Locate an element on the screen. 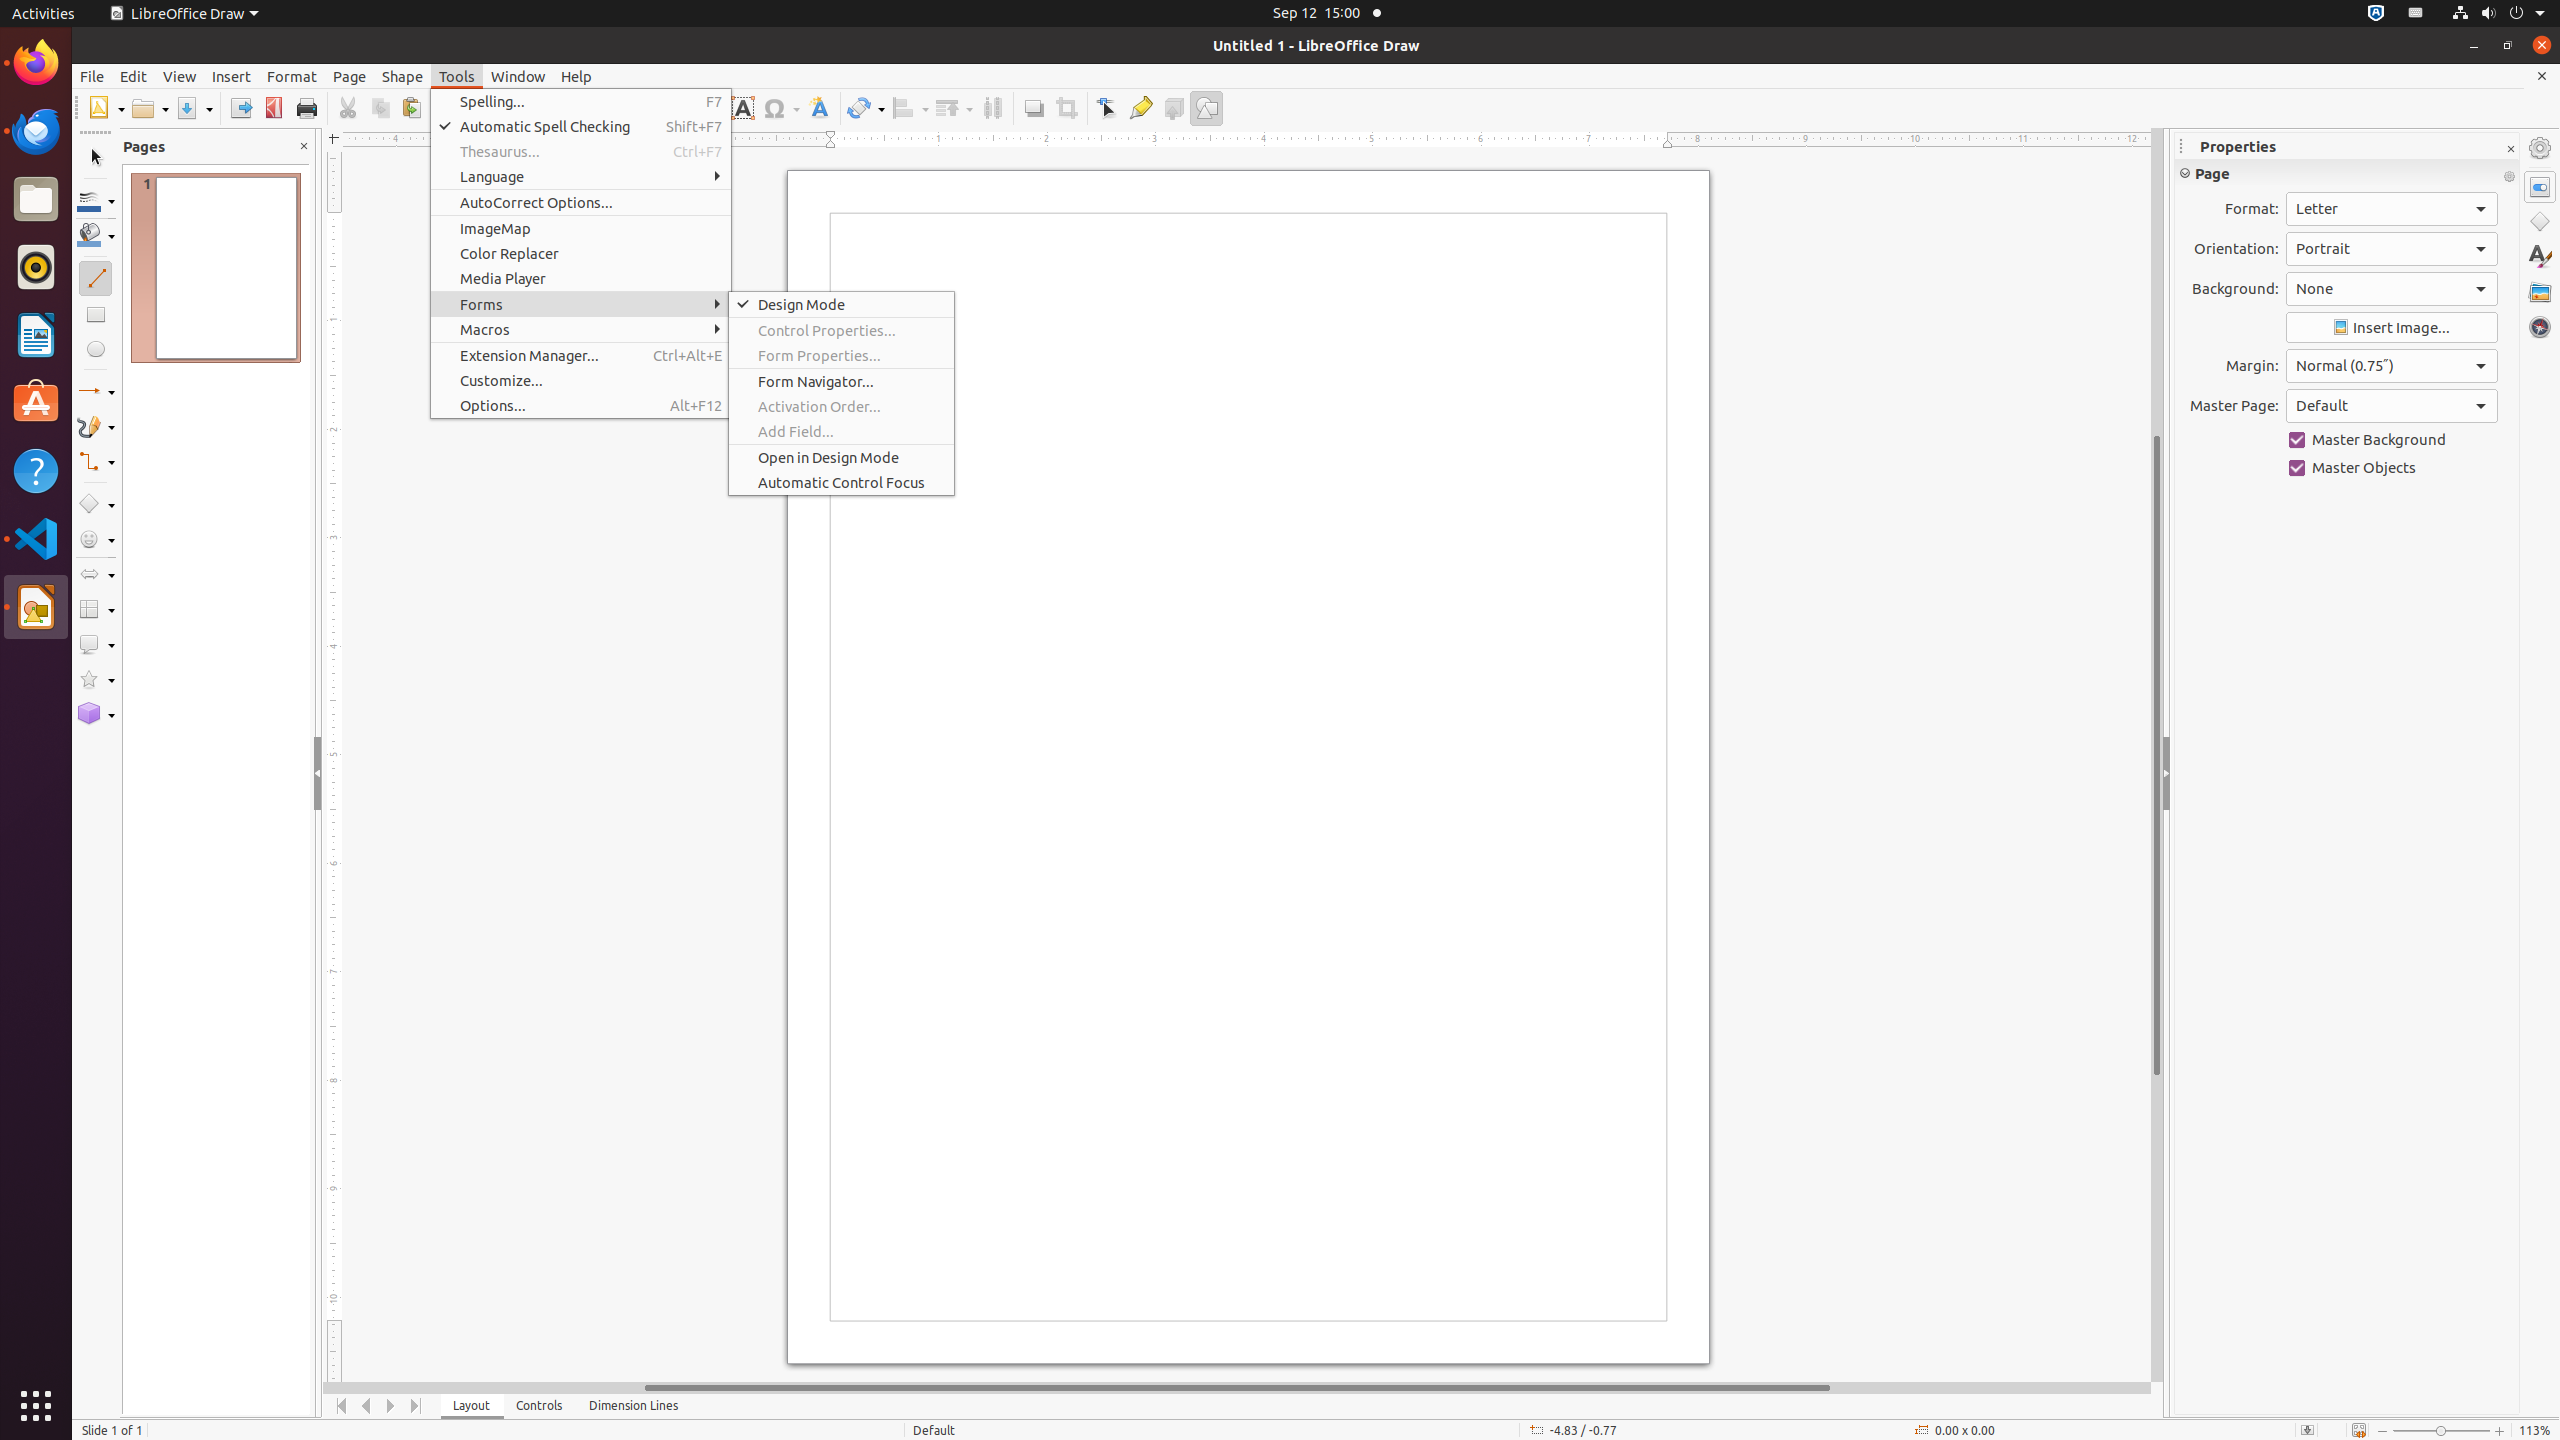  'Move Right' is located at coordinates (391, 1405).